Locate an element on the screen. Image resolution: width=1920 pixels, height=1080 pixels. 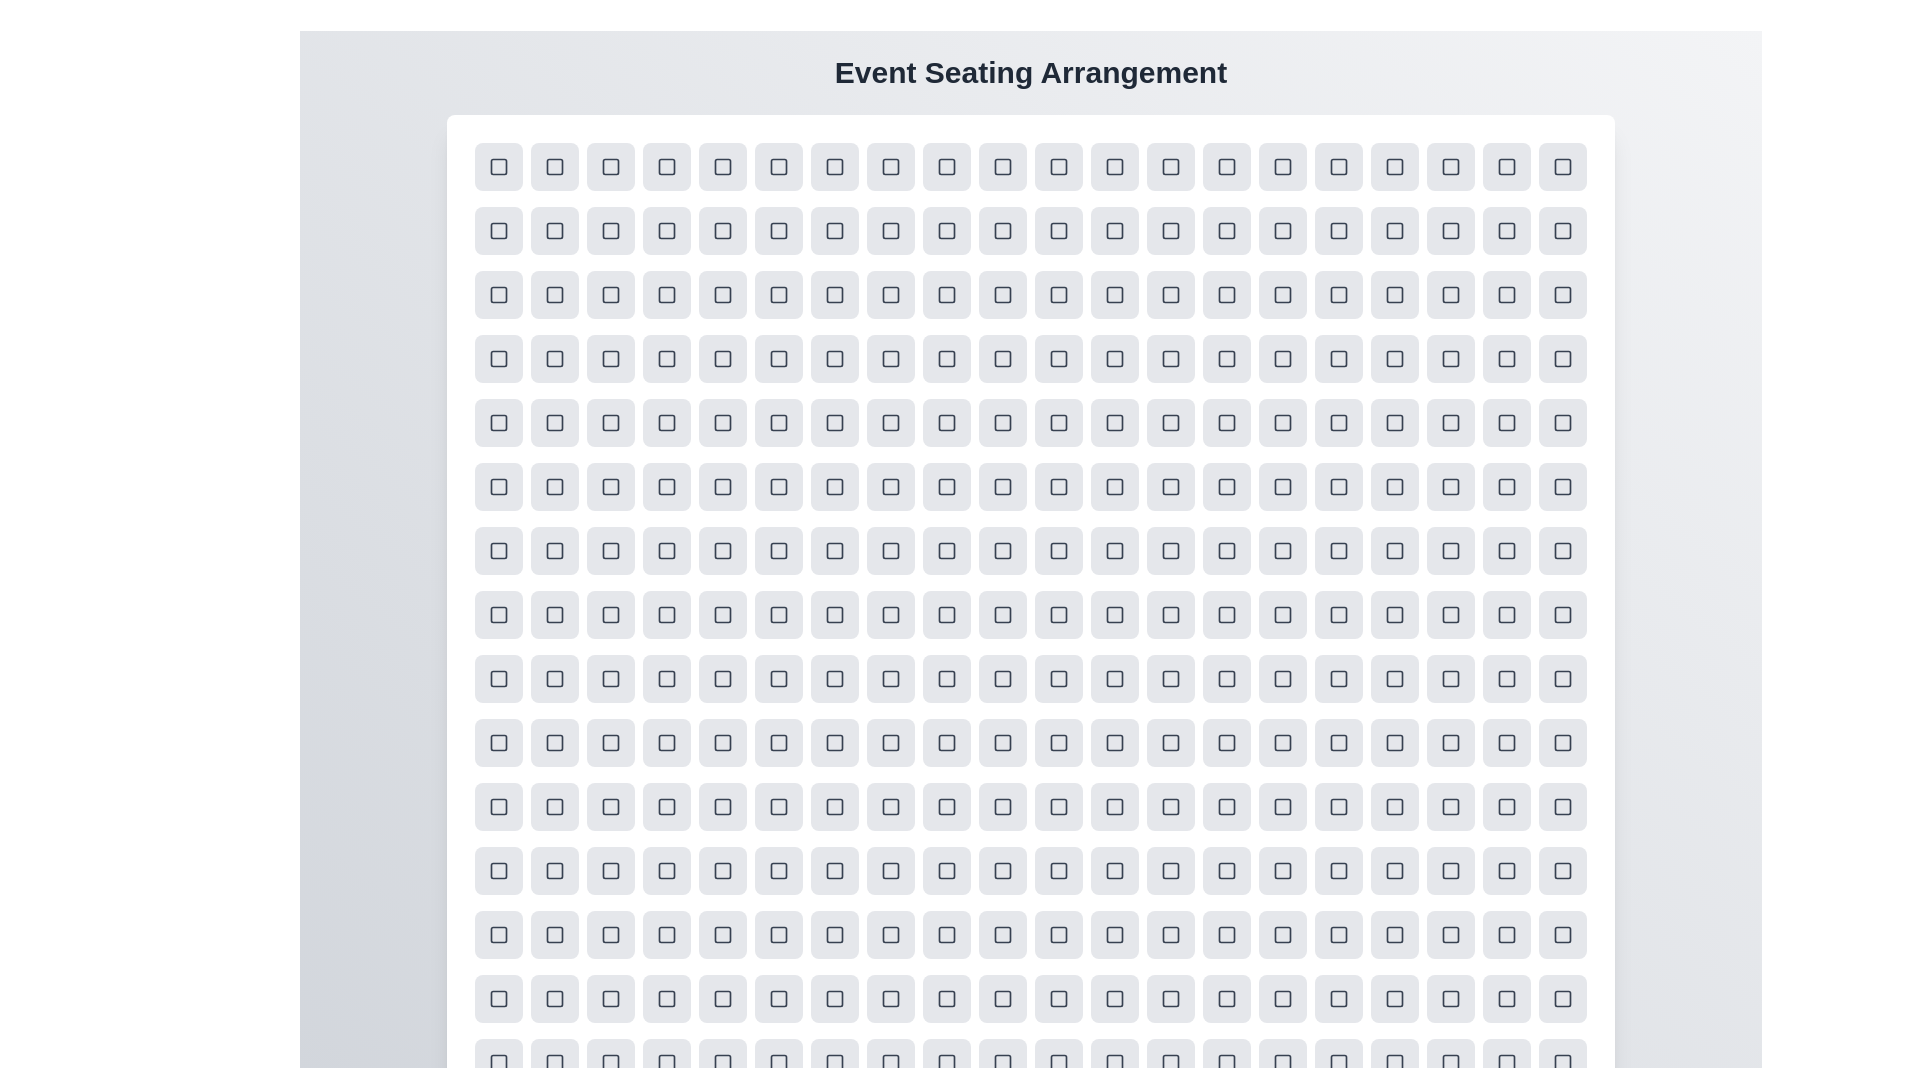
the title 'Event Seating Arrangement' displayed at the top of the component is located at coordinates (1031, 72).